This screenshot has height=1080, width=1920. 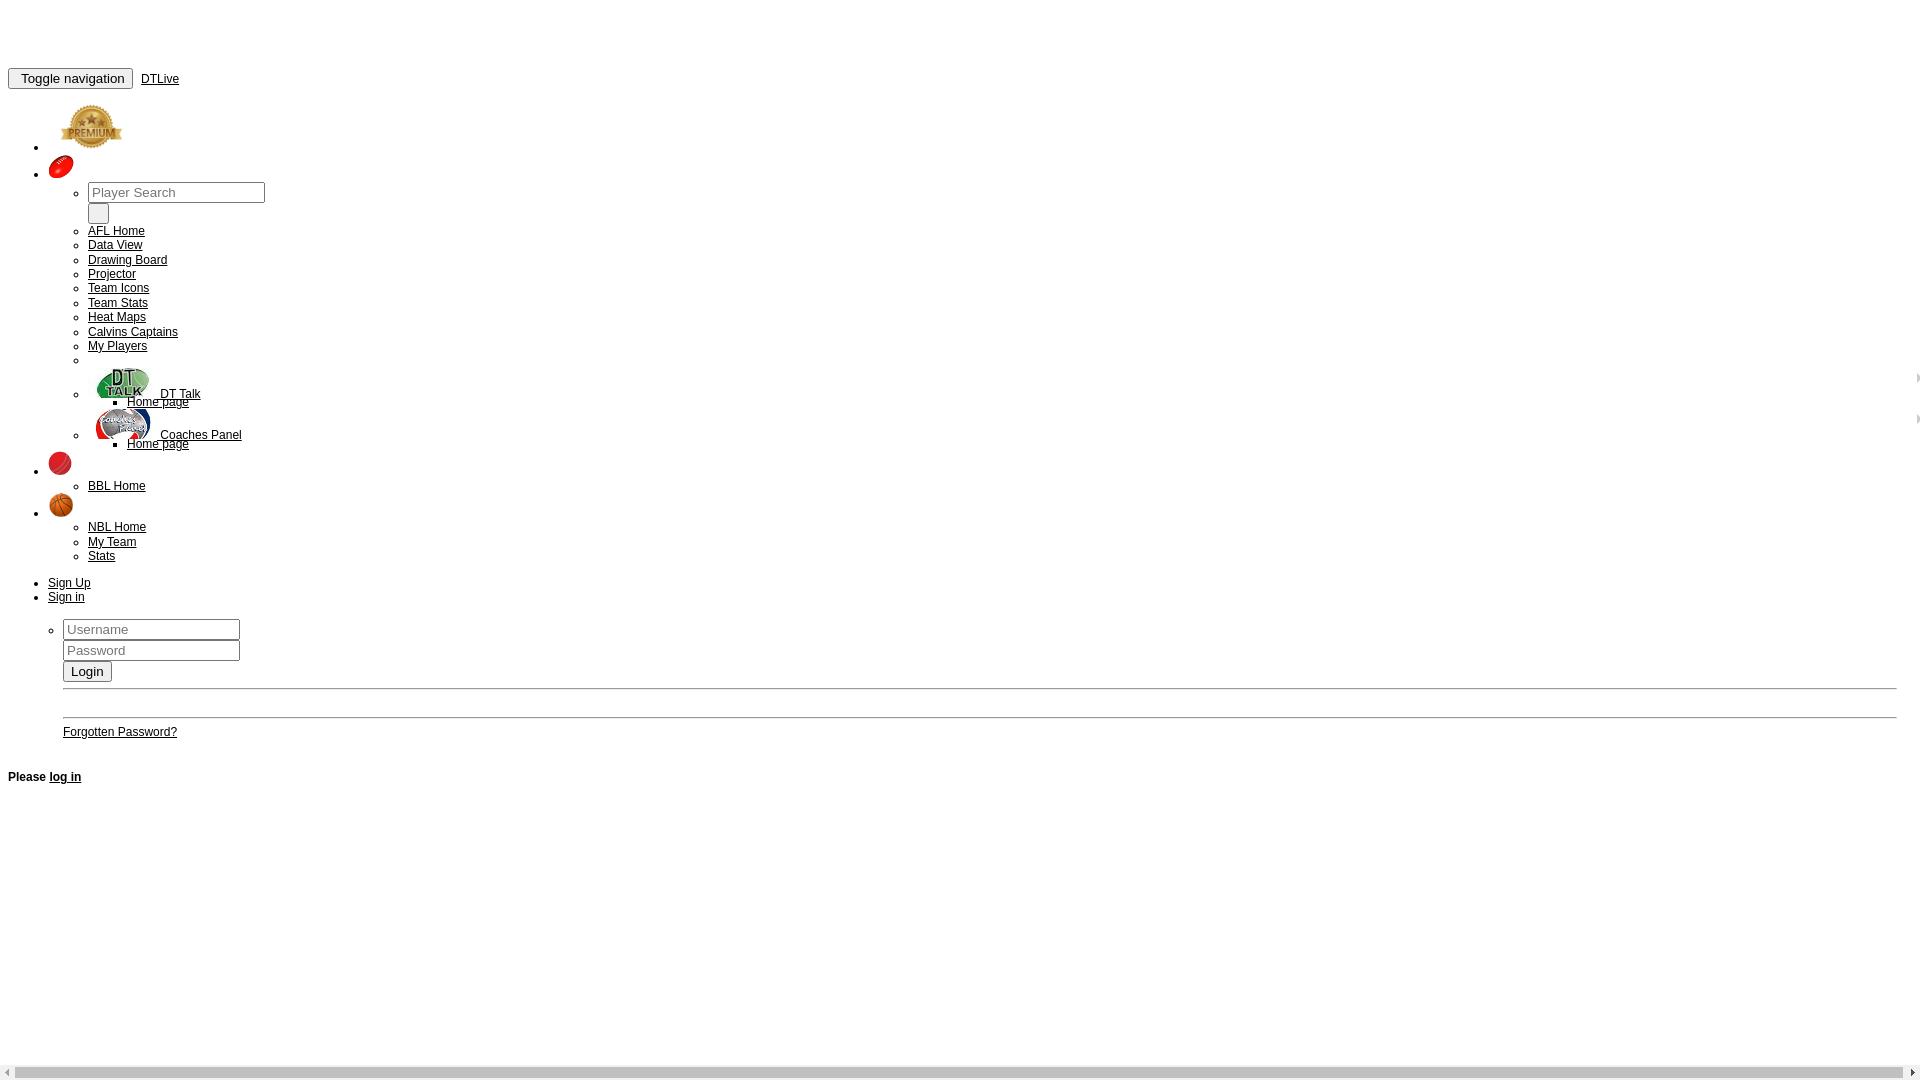 I want to click on 'Home page', so click(x=157, y=401).